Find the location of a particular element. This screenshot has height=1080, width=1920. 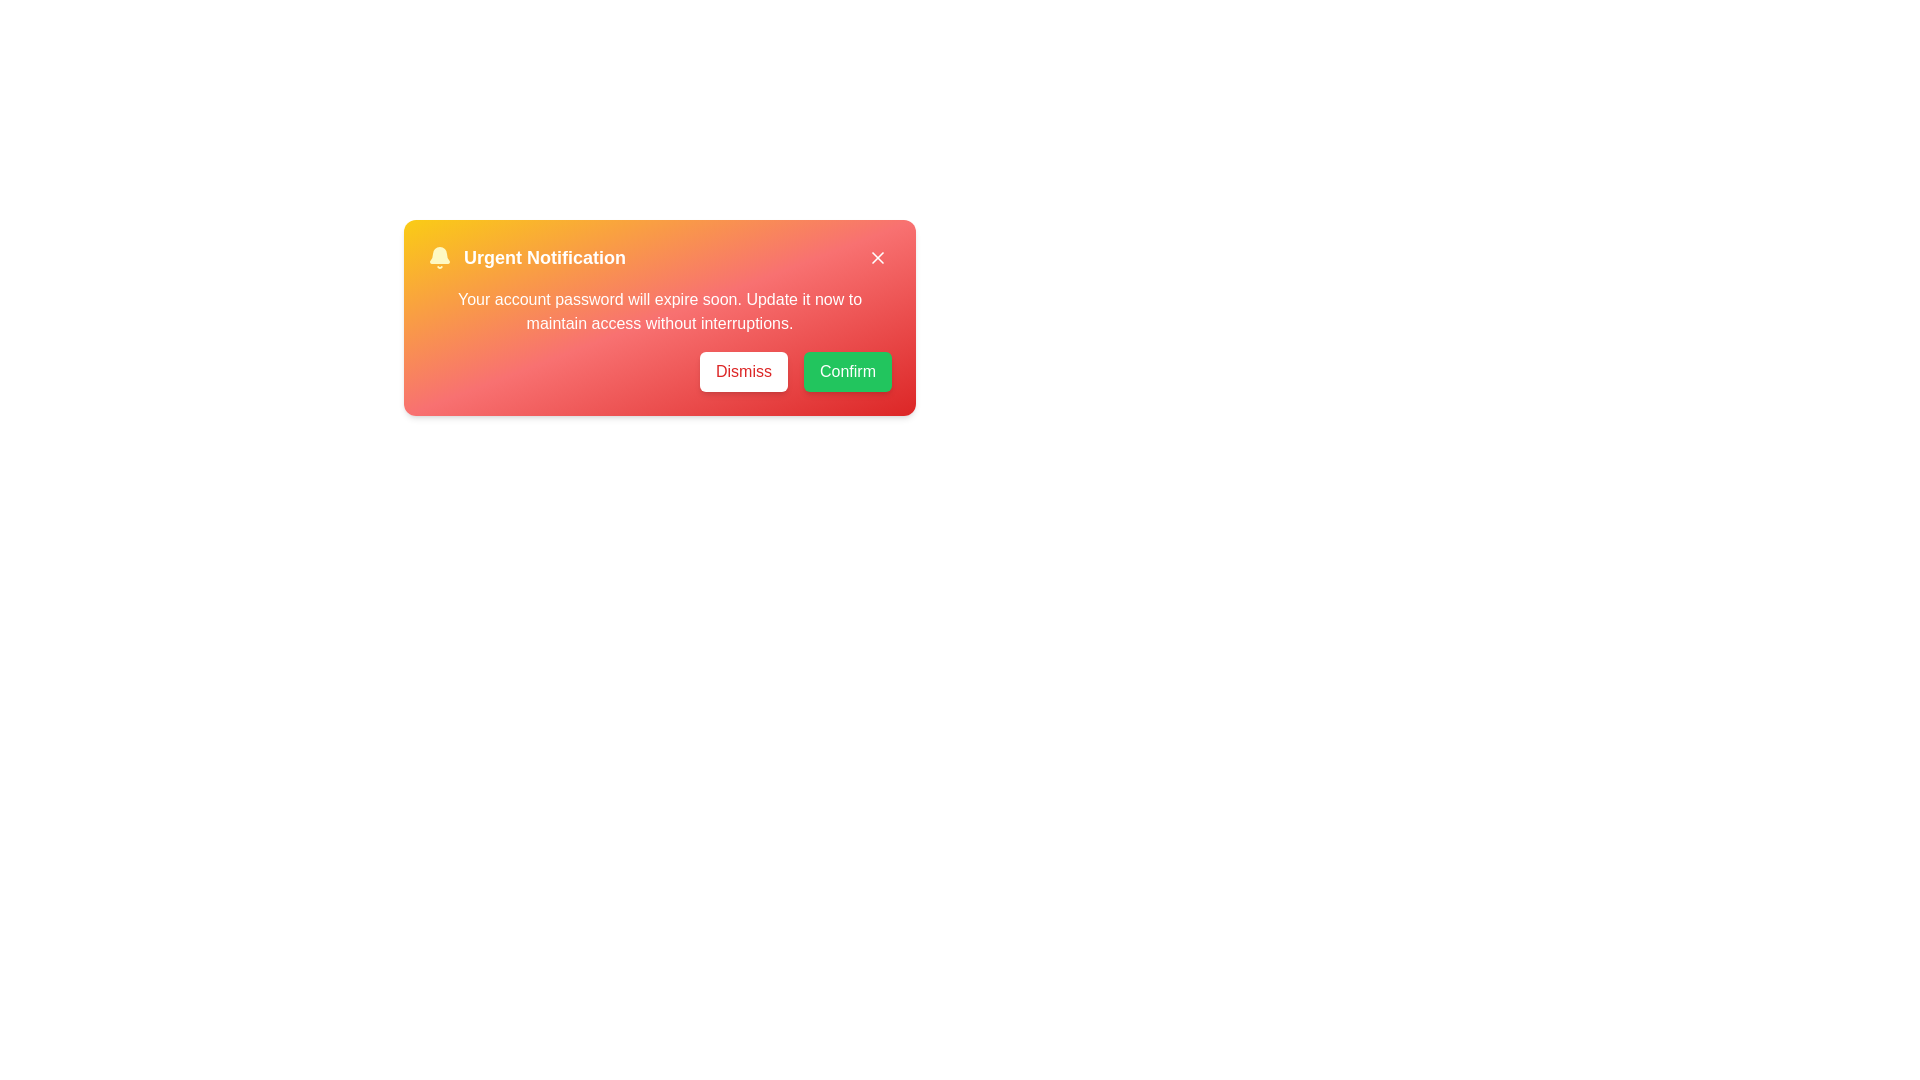

the bell icon to simulate visual engagement is located at coordinates (439, 257).